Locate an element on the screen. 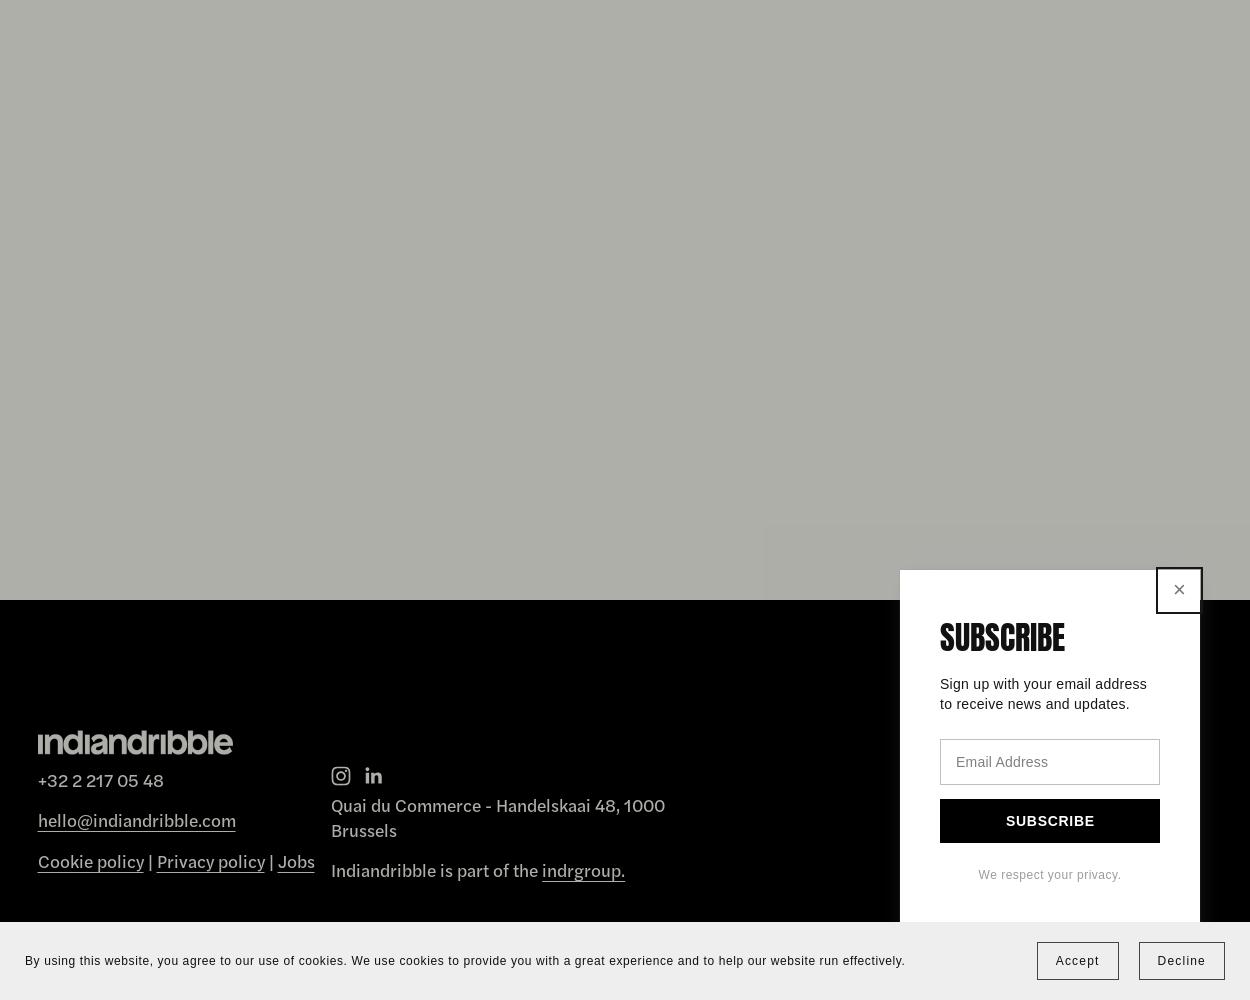 This screenshot has width=1250, height=1000. 'Privacy policy' is located at coordinates (156, 858).